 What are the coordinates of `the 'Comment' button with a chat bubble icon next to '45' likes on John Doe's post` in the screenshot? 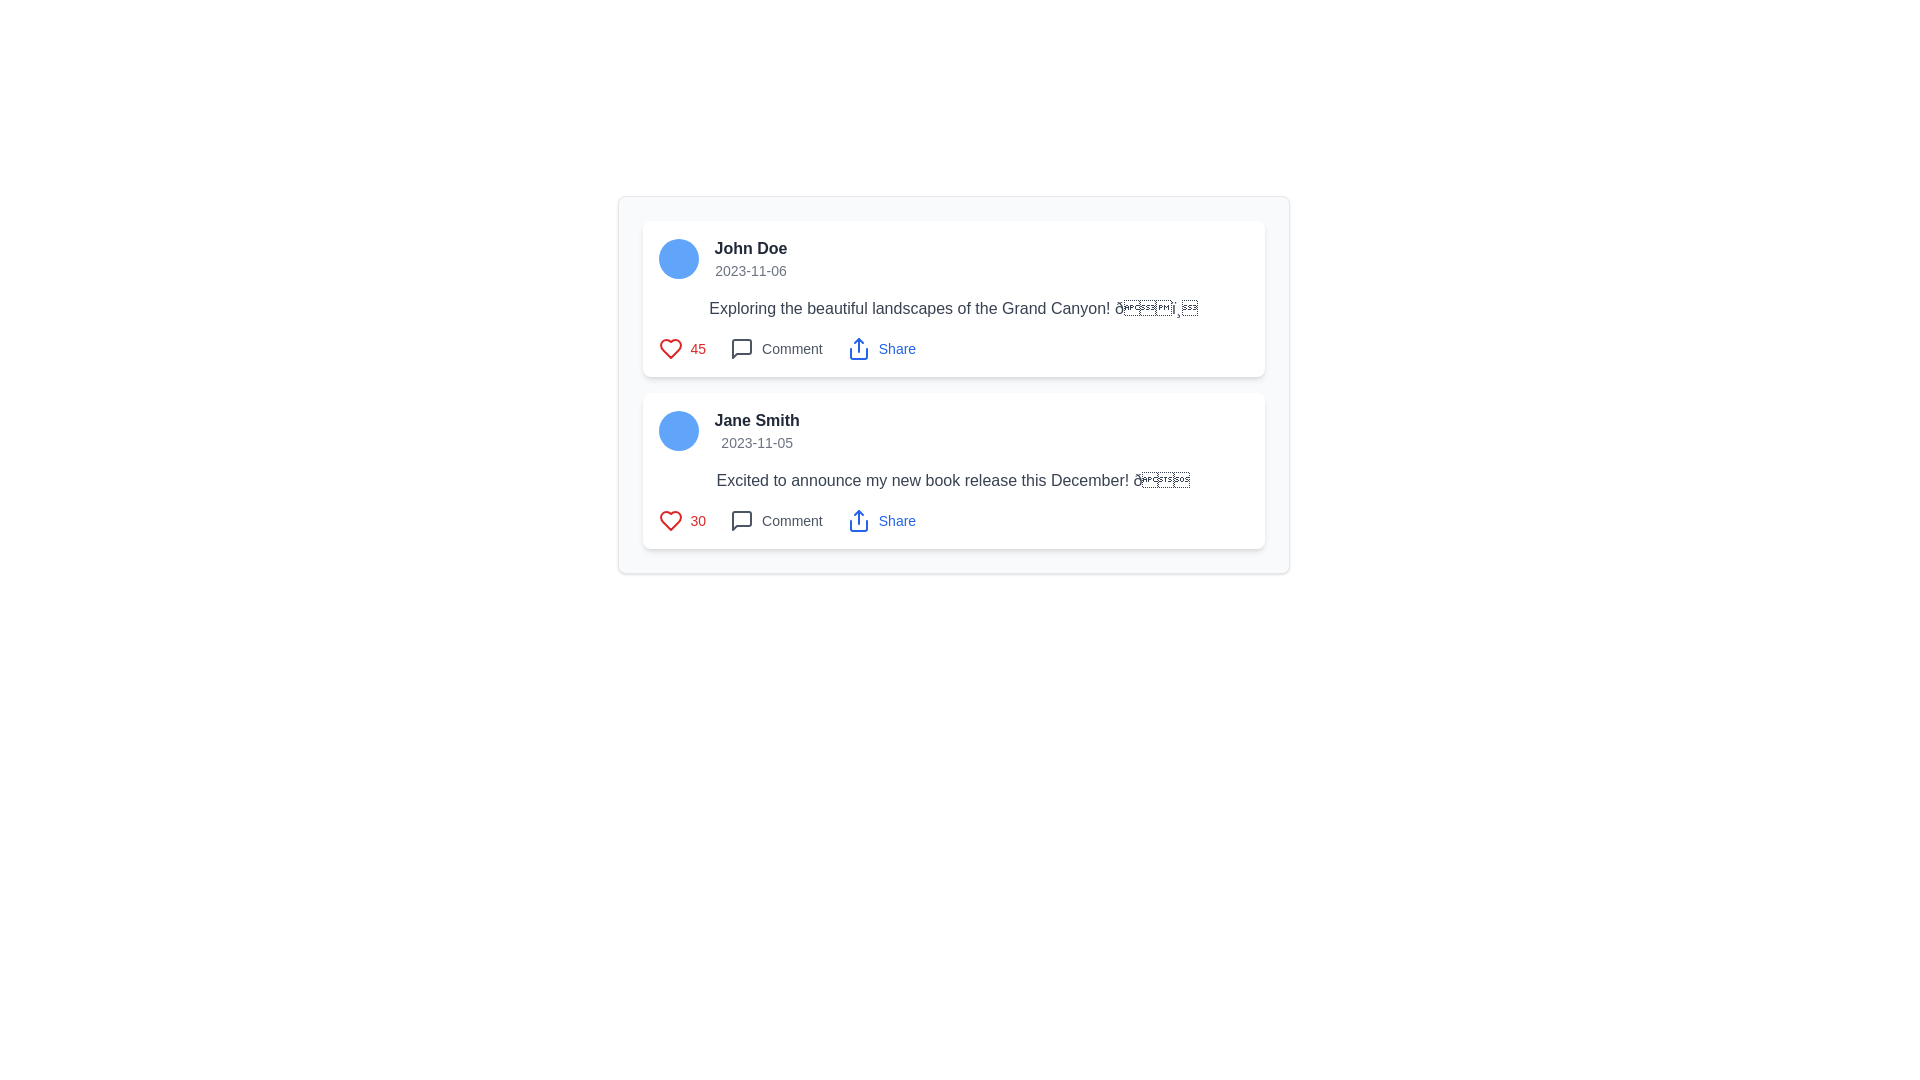 It's located at (775, 347).